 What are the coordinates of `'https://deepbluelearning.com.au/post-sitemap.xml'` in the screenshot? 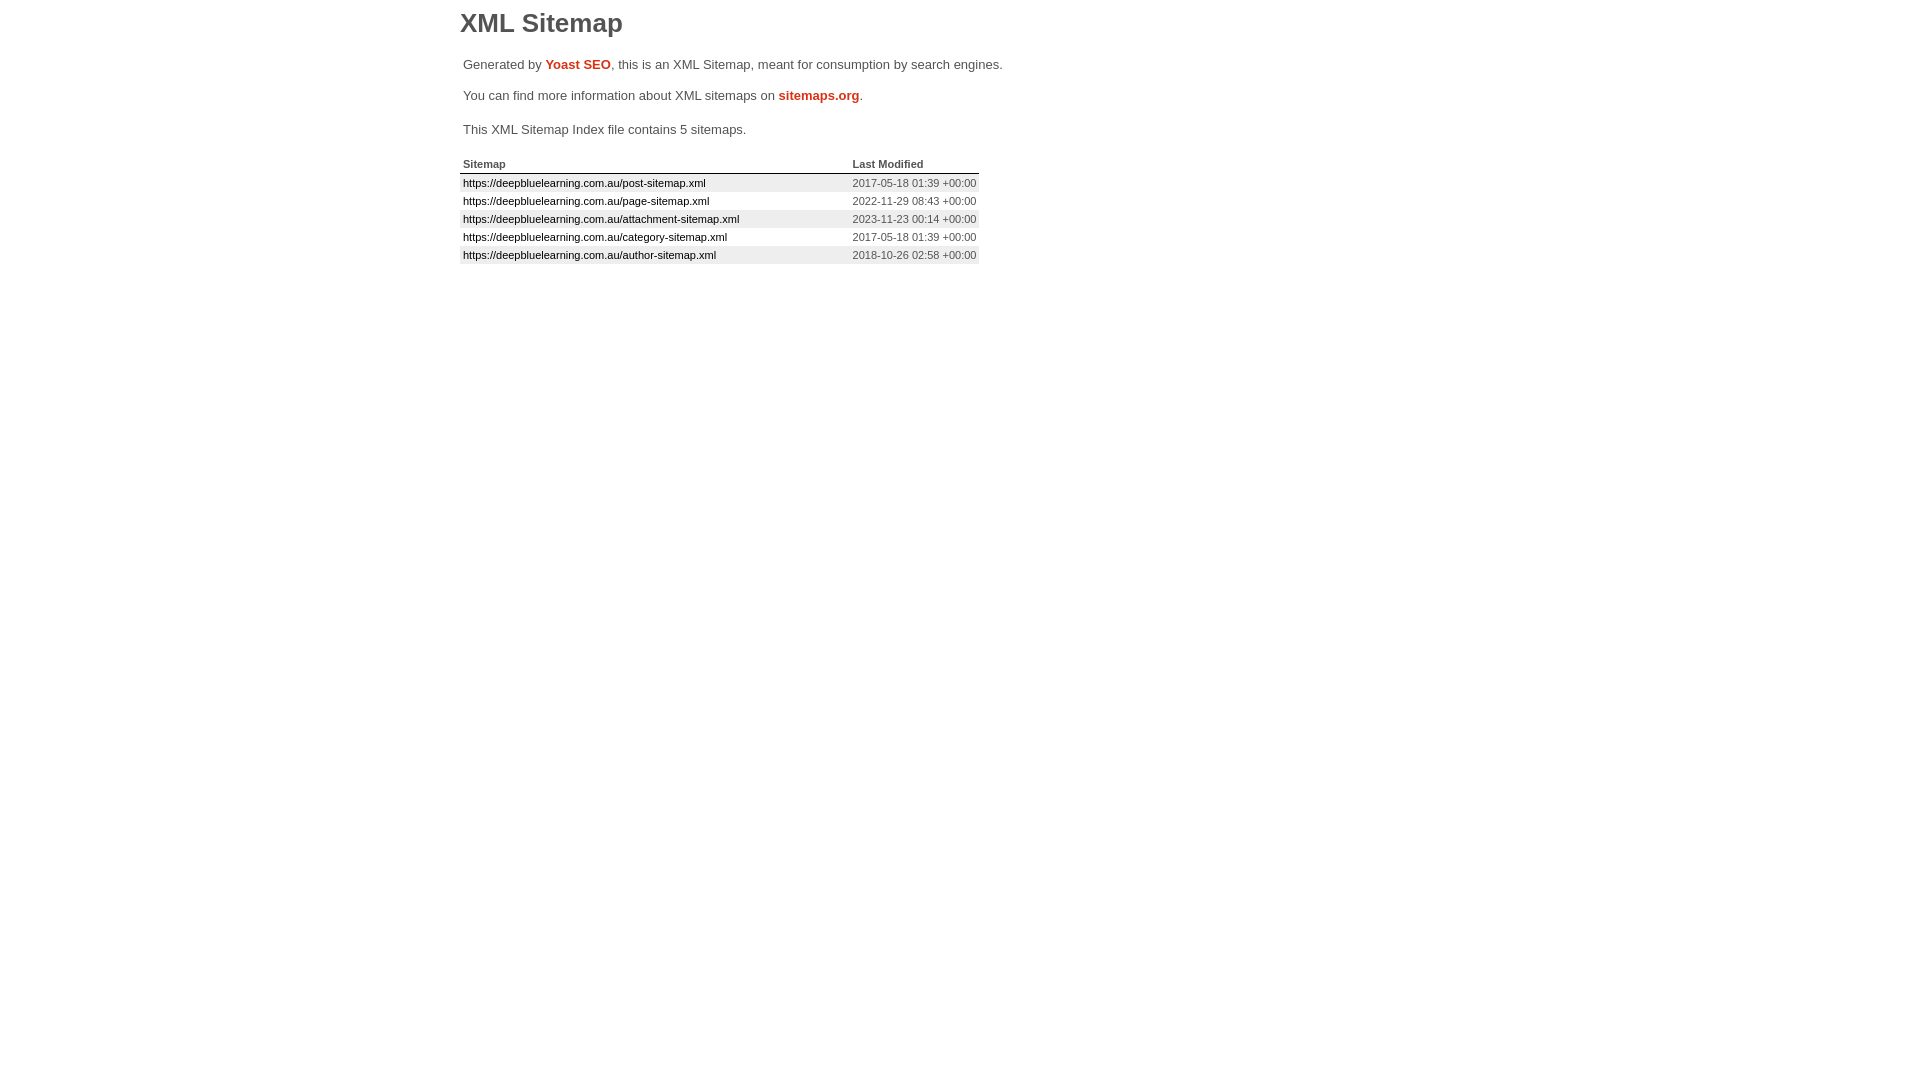 It's located at (583, 182).